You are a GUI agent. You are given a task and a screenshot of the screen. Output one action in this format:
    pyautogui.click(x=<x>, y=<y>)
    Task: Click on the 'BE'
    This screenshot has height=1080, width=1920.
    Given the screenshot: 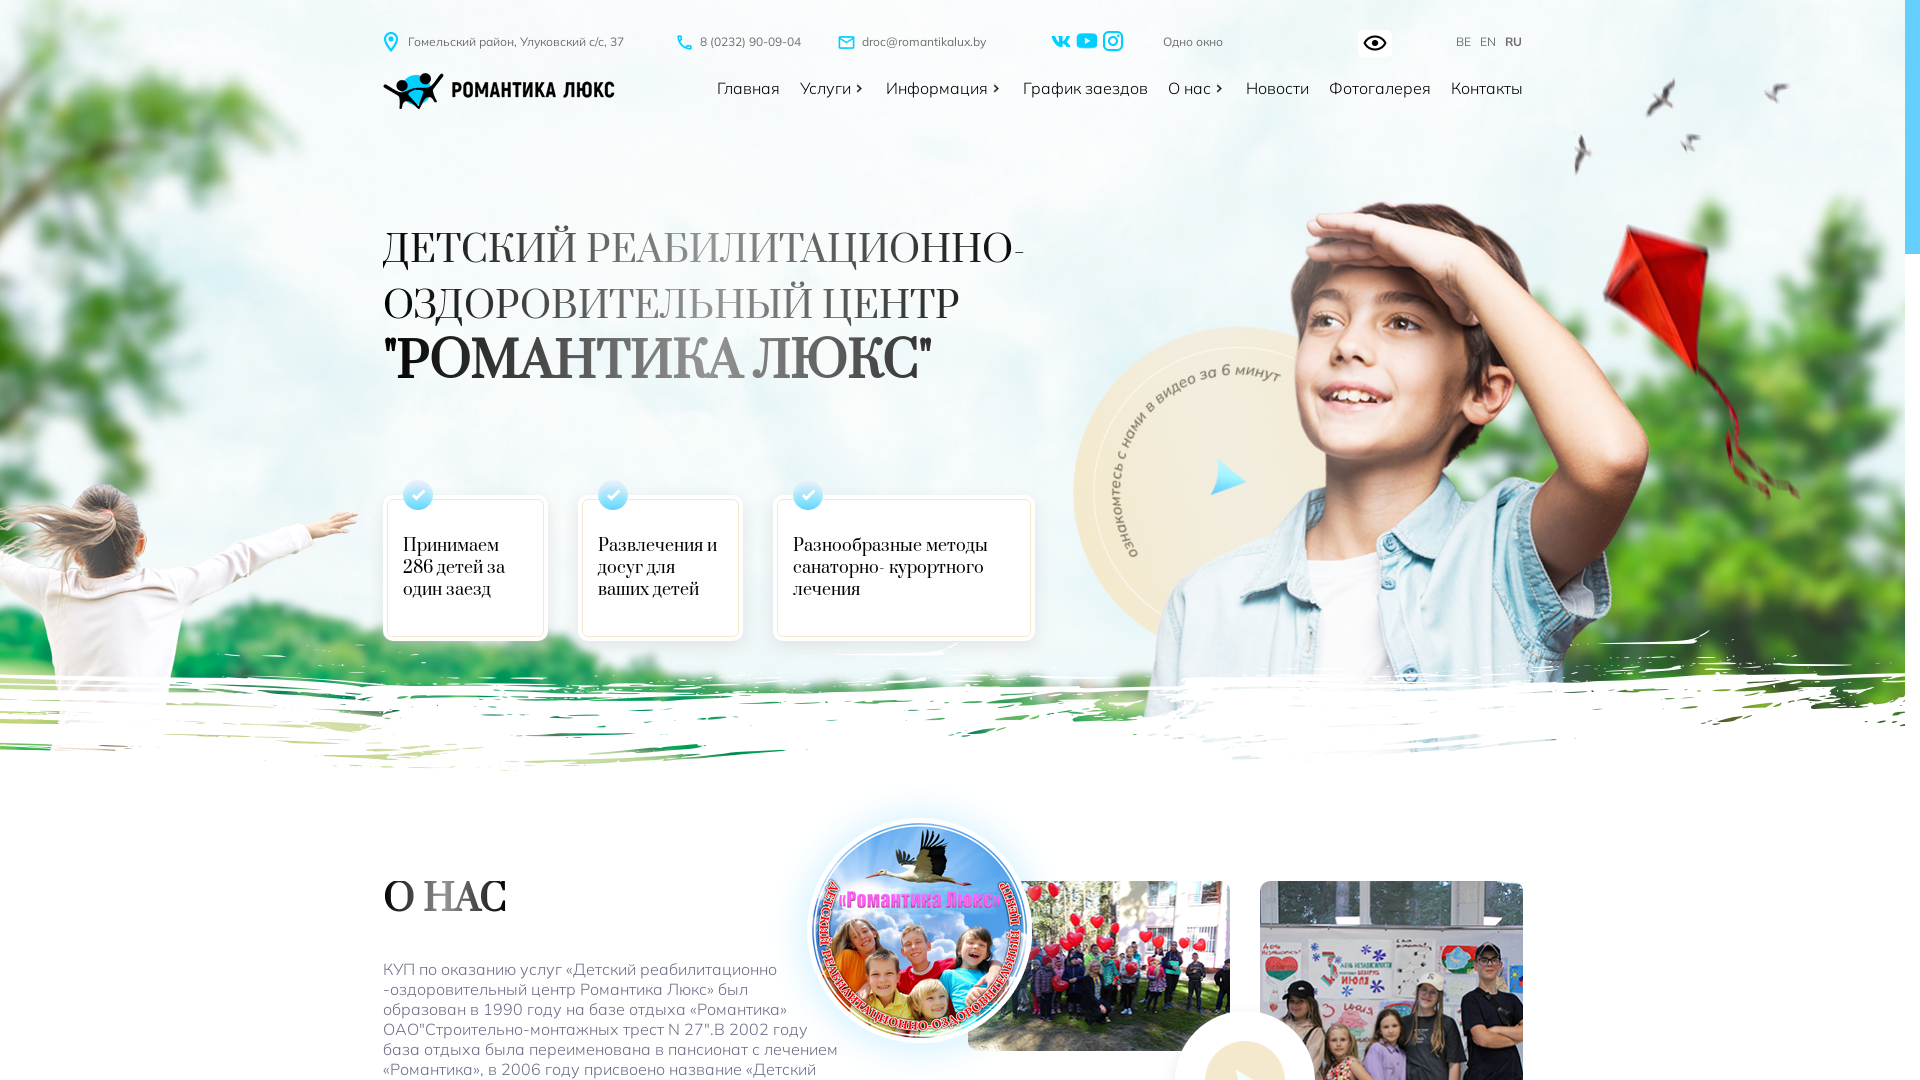 What is the action you would take?
    pyautogui.click(x=1463, y=42)
    